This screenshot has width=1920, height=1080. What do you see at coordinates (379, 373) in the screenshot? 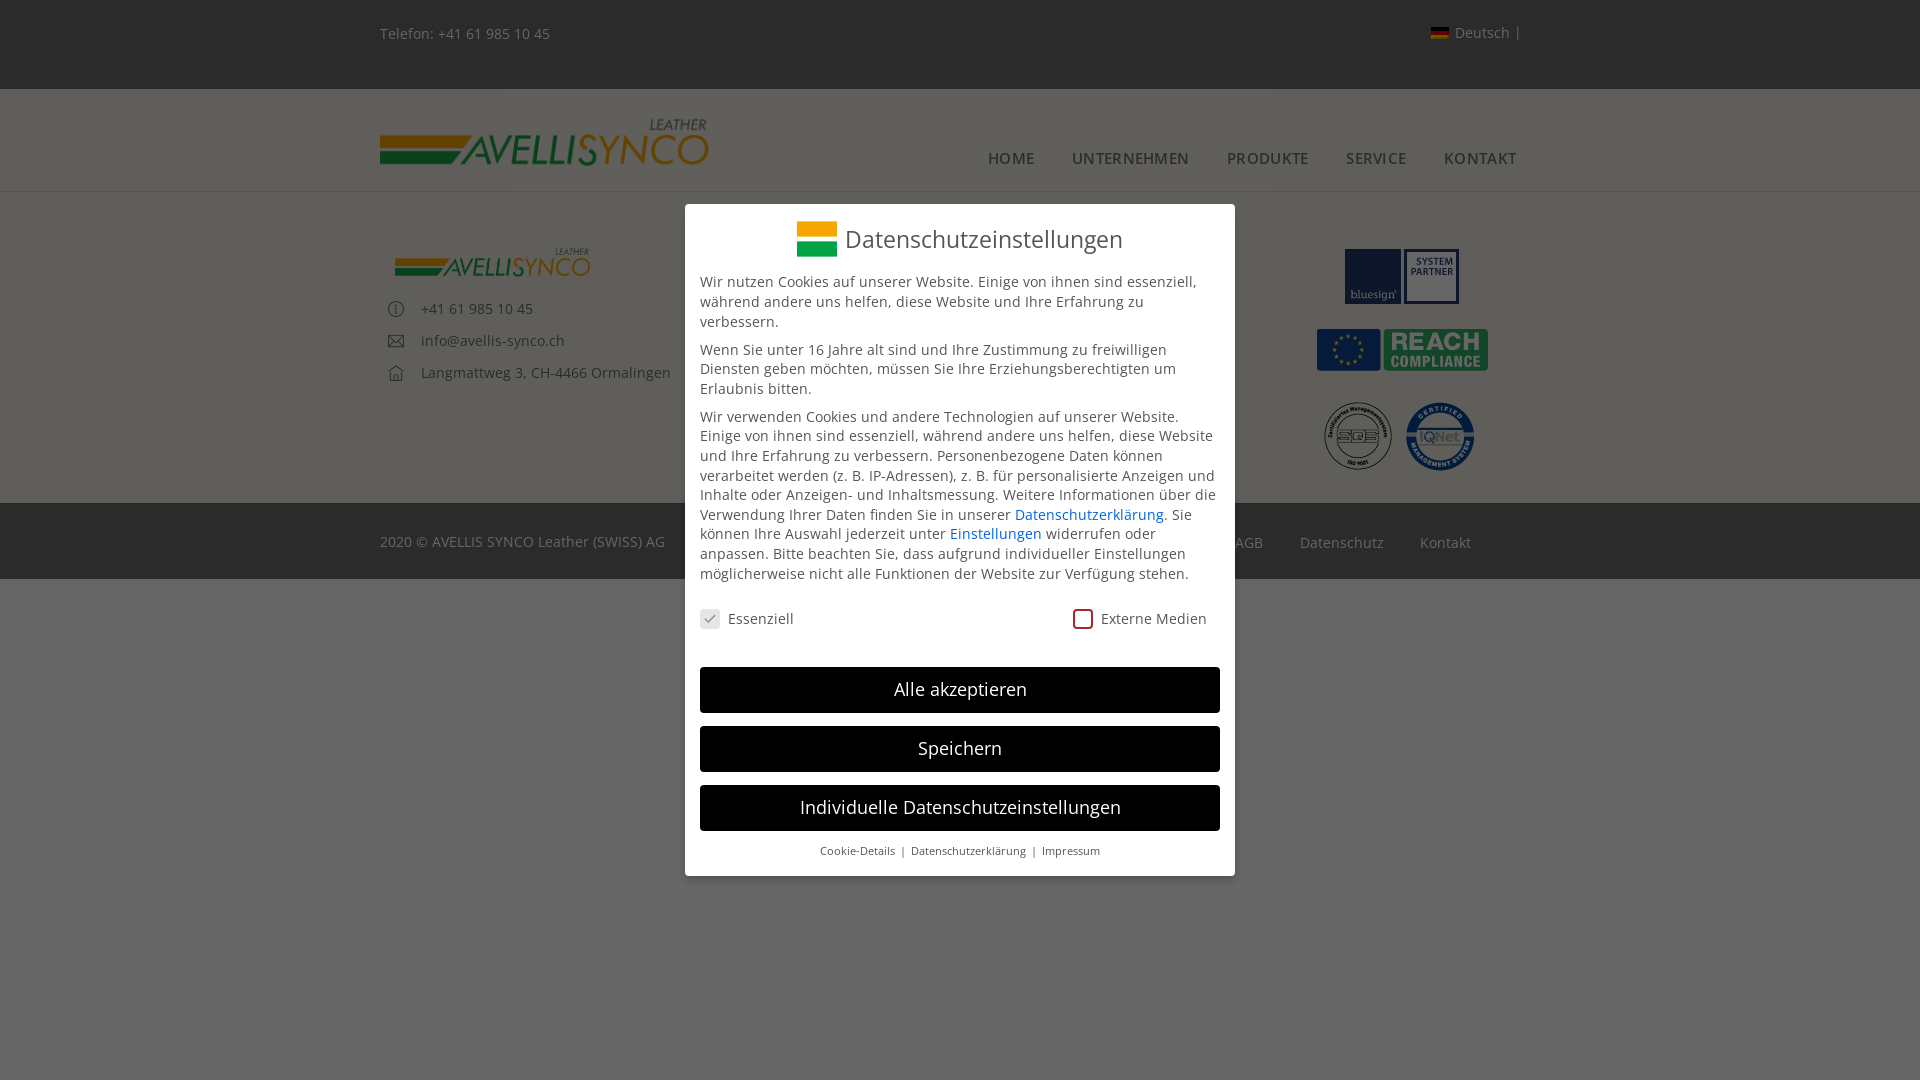
I see `'Langmattweg 3, CH-4466 Ormalingen'` at bounding box center [379, 373].